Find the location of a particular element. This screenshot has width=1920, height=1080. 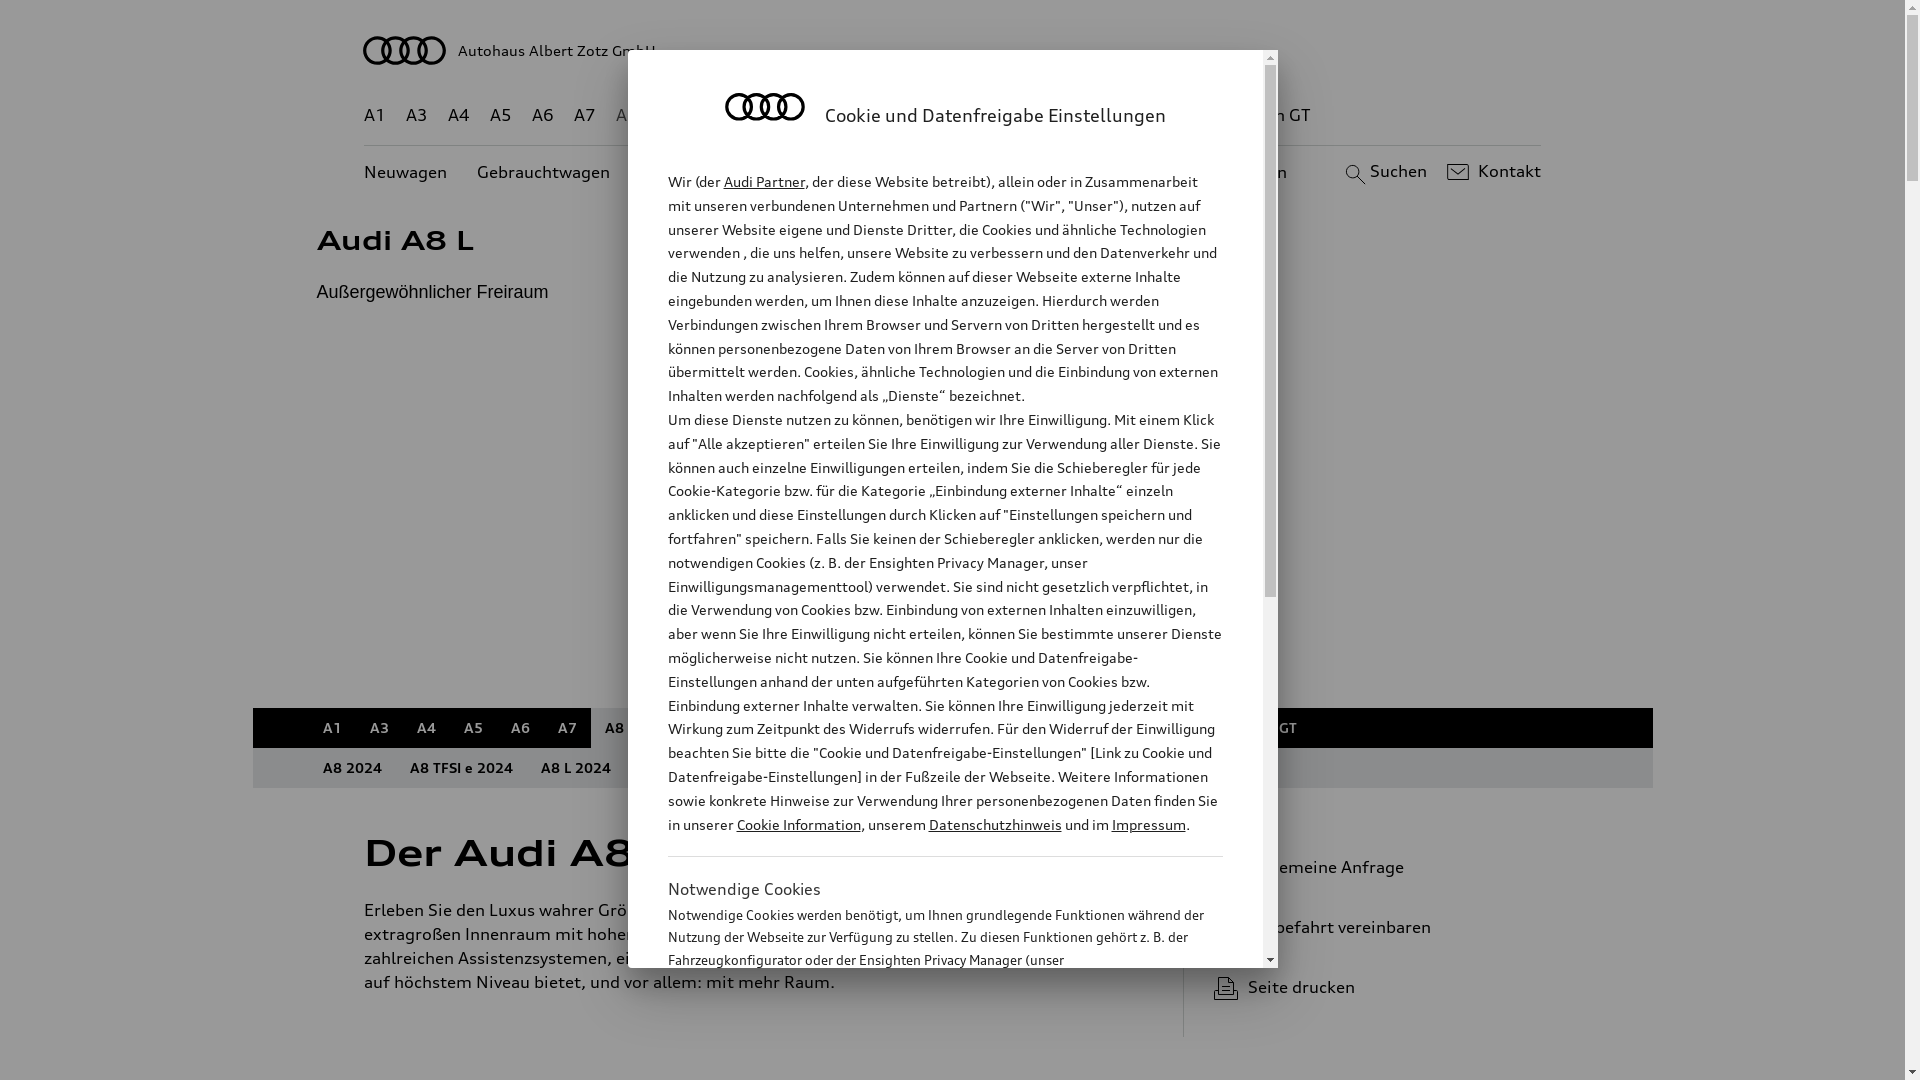

'Probefahrt vereinbaren' is located at coordinates (1368, 926).